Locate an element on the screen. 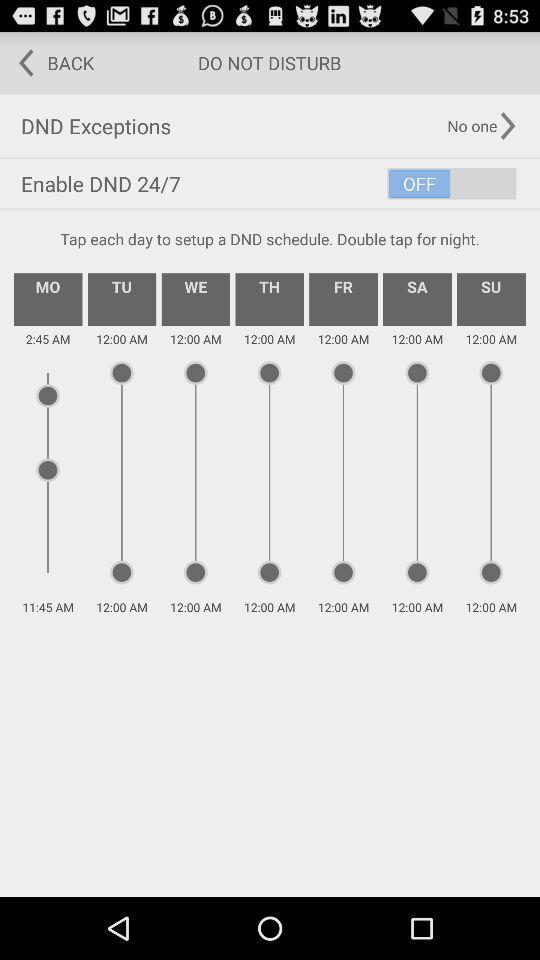 The height and width of the screenshot is (960, 540). we icon is located at coordinates (195, 298).